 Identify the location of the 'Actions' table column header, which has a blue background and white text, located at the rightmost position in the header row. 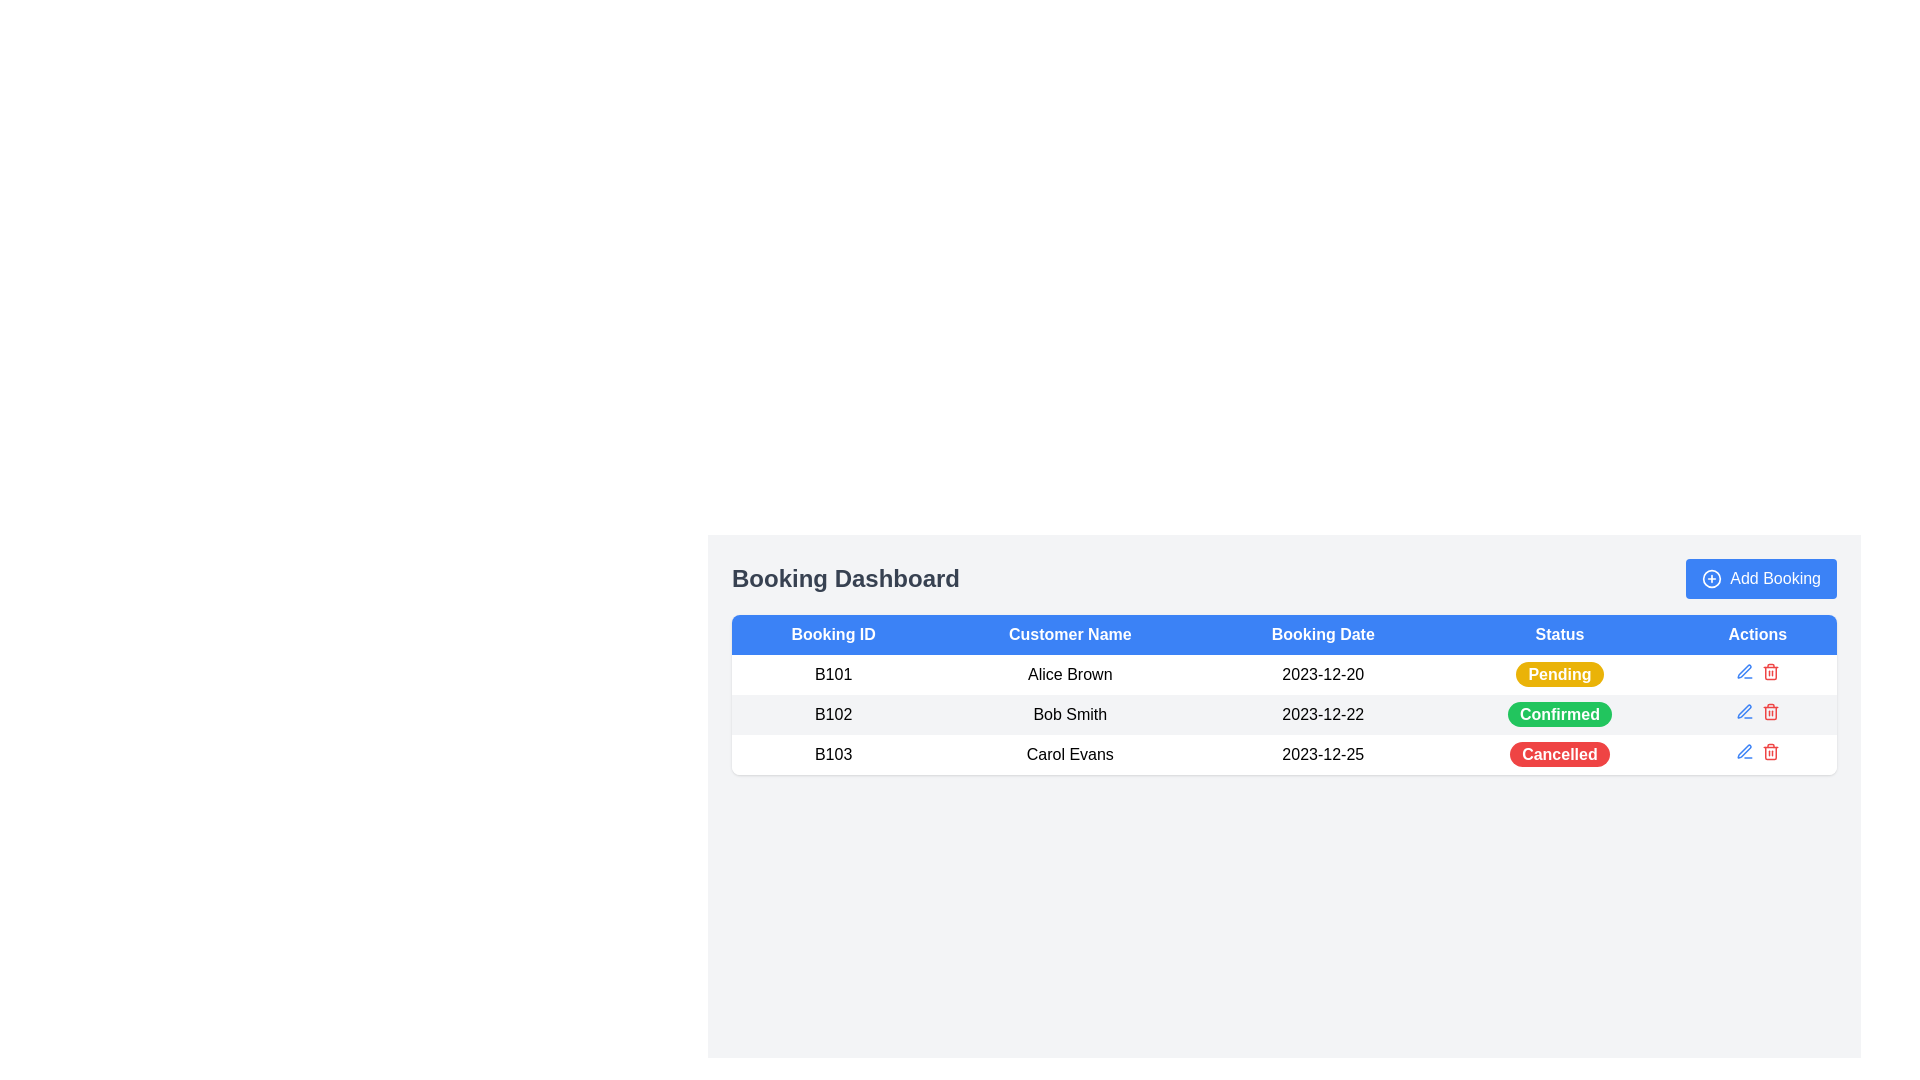
(1756, 635).